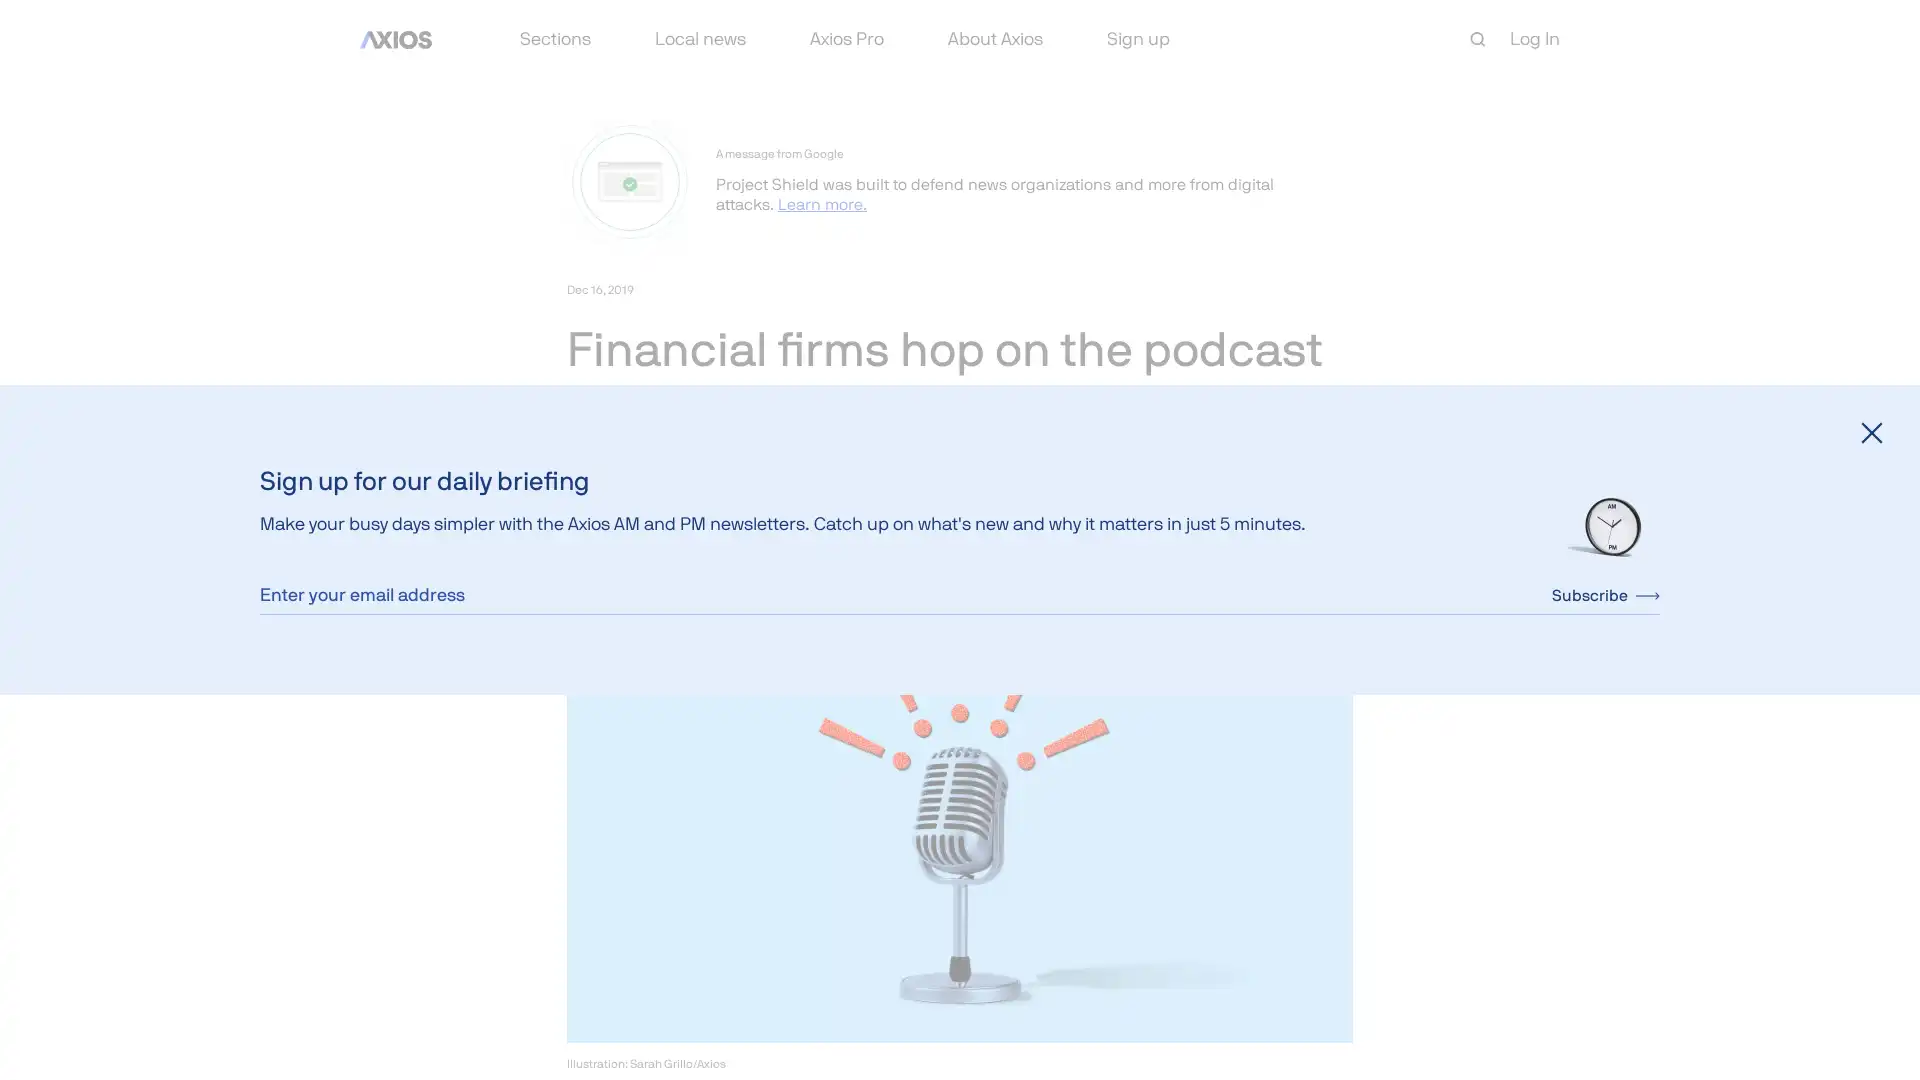  Describe the element at coordinates (1534, 38) in the screenshot. I see `Log In` at that location.